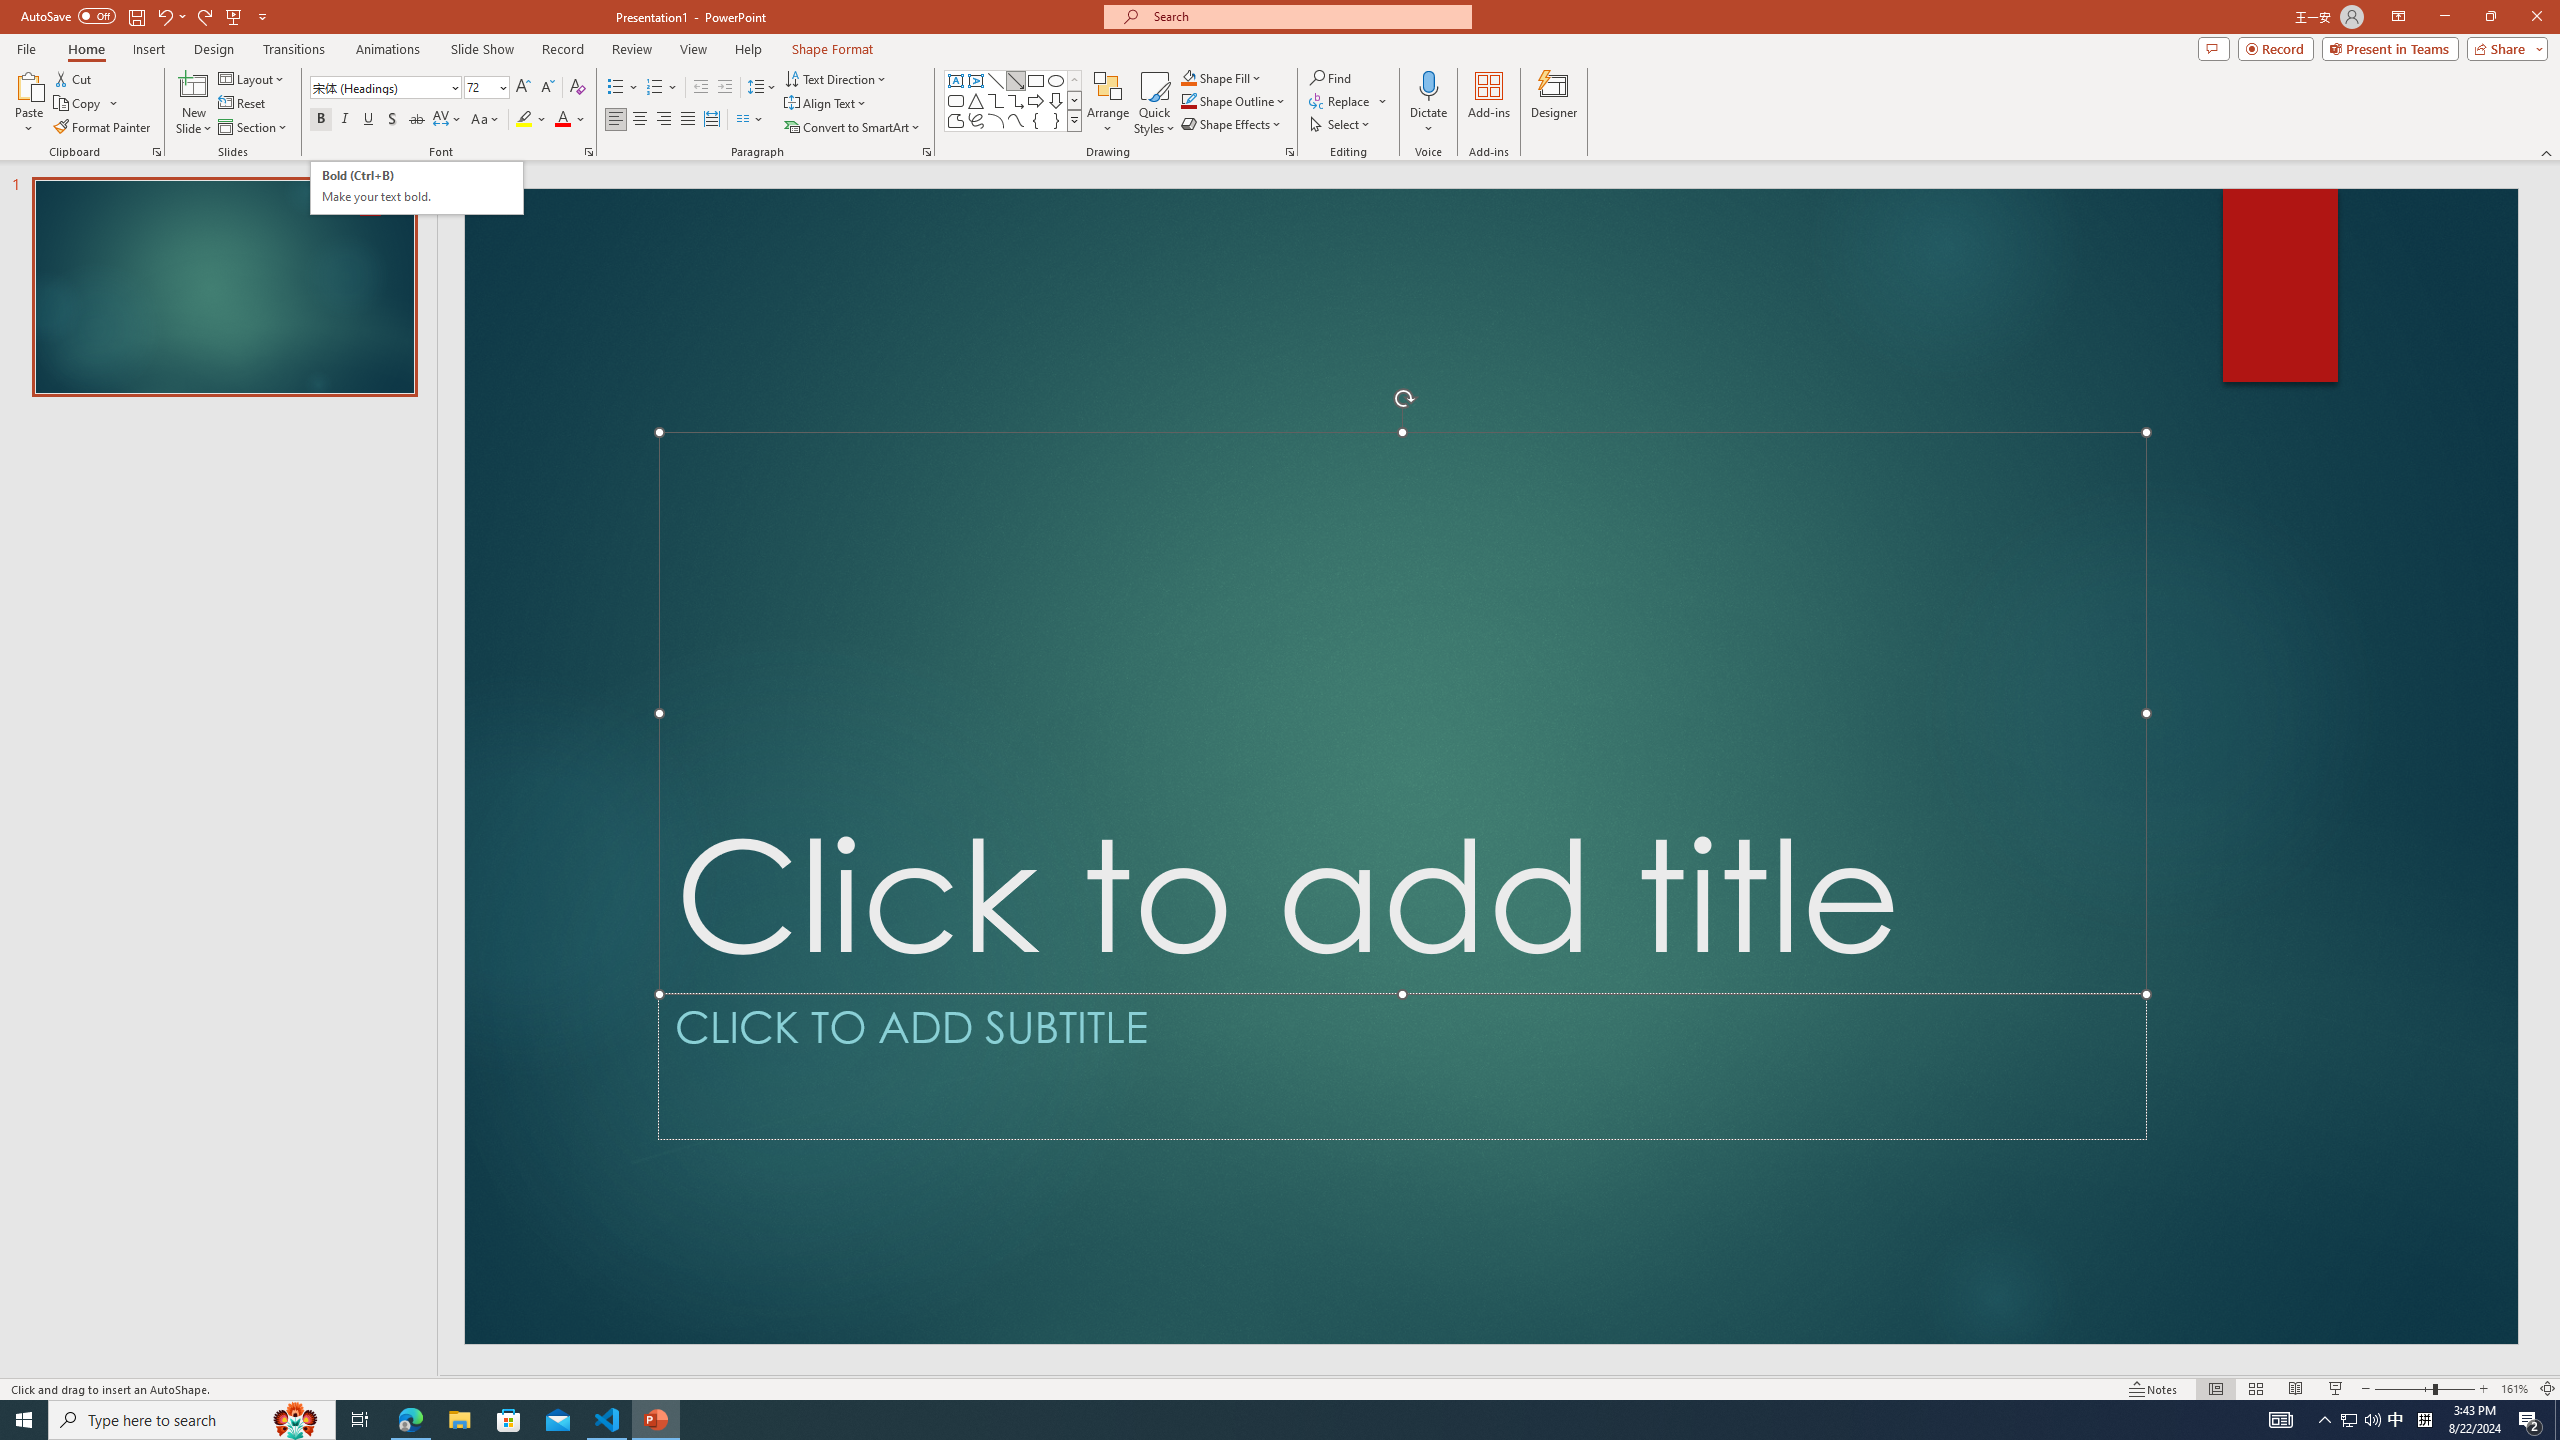 Image resolution: width=2560 pixels, height=1440 pixels. I want to click on 'Connector: Elbow Arrow', so click(1015, 99).